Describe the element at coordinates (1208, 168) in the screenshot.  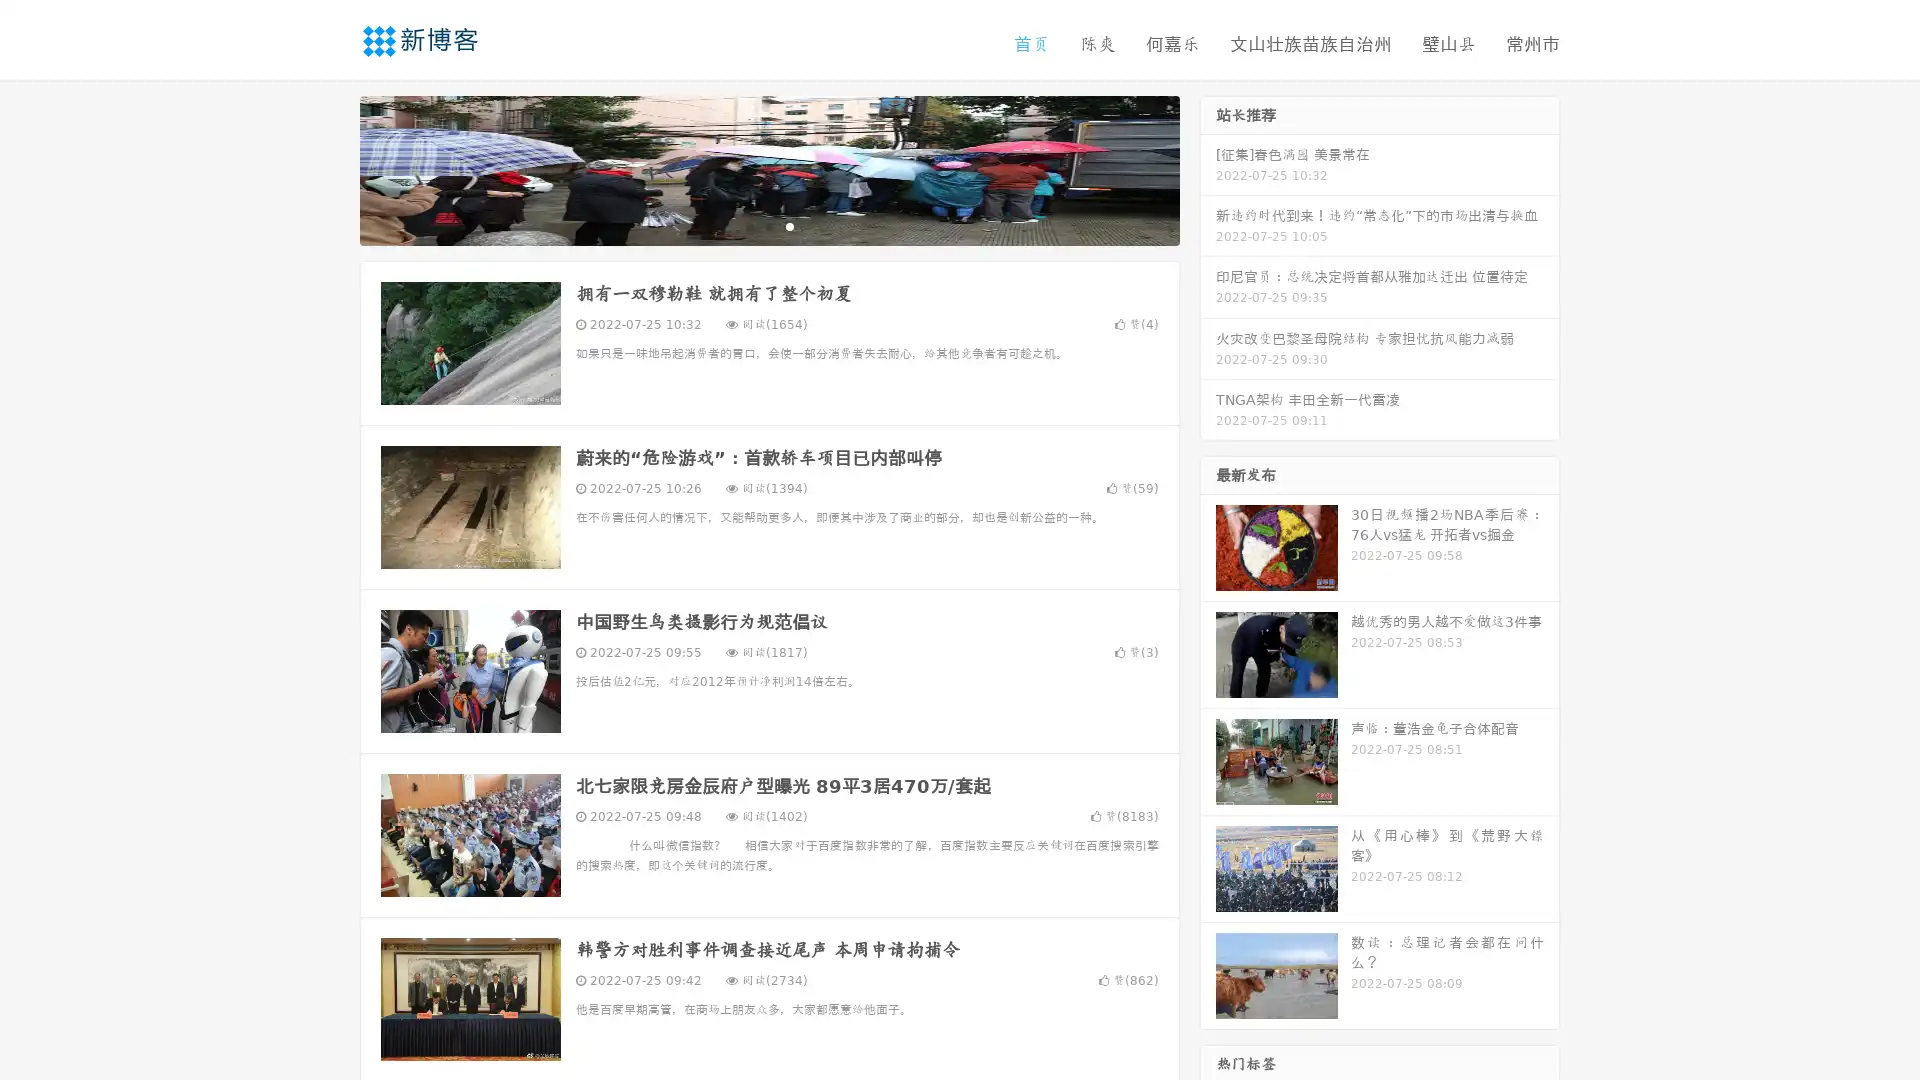
I see `Next slide` at that location.